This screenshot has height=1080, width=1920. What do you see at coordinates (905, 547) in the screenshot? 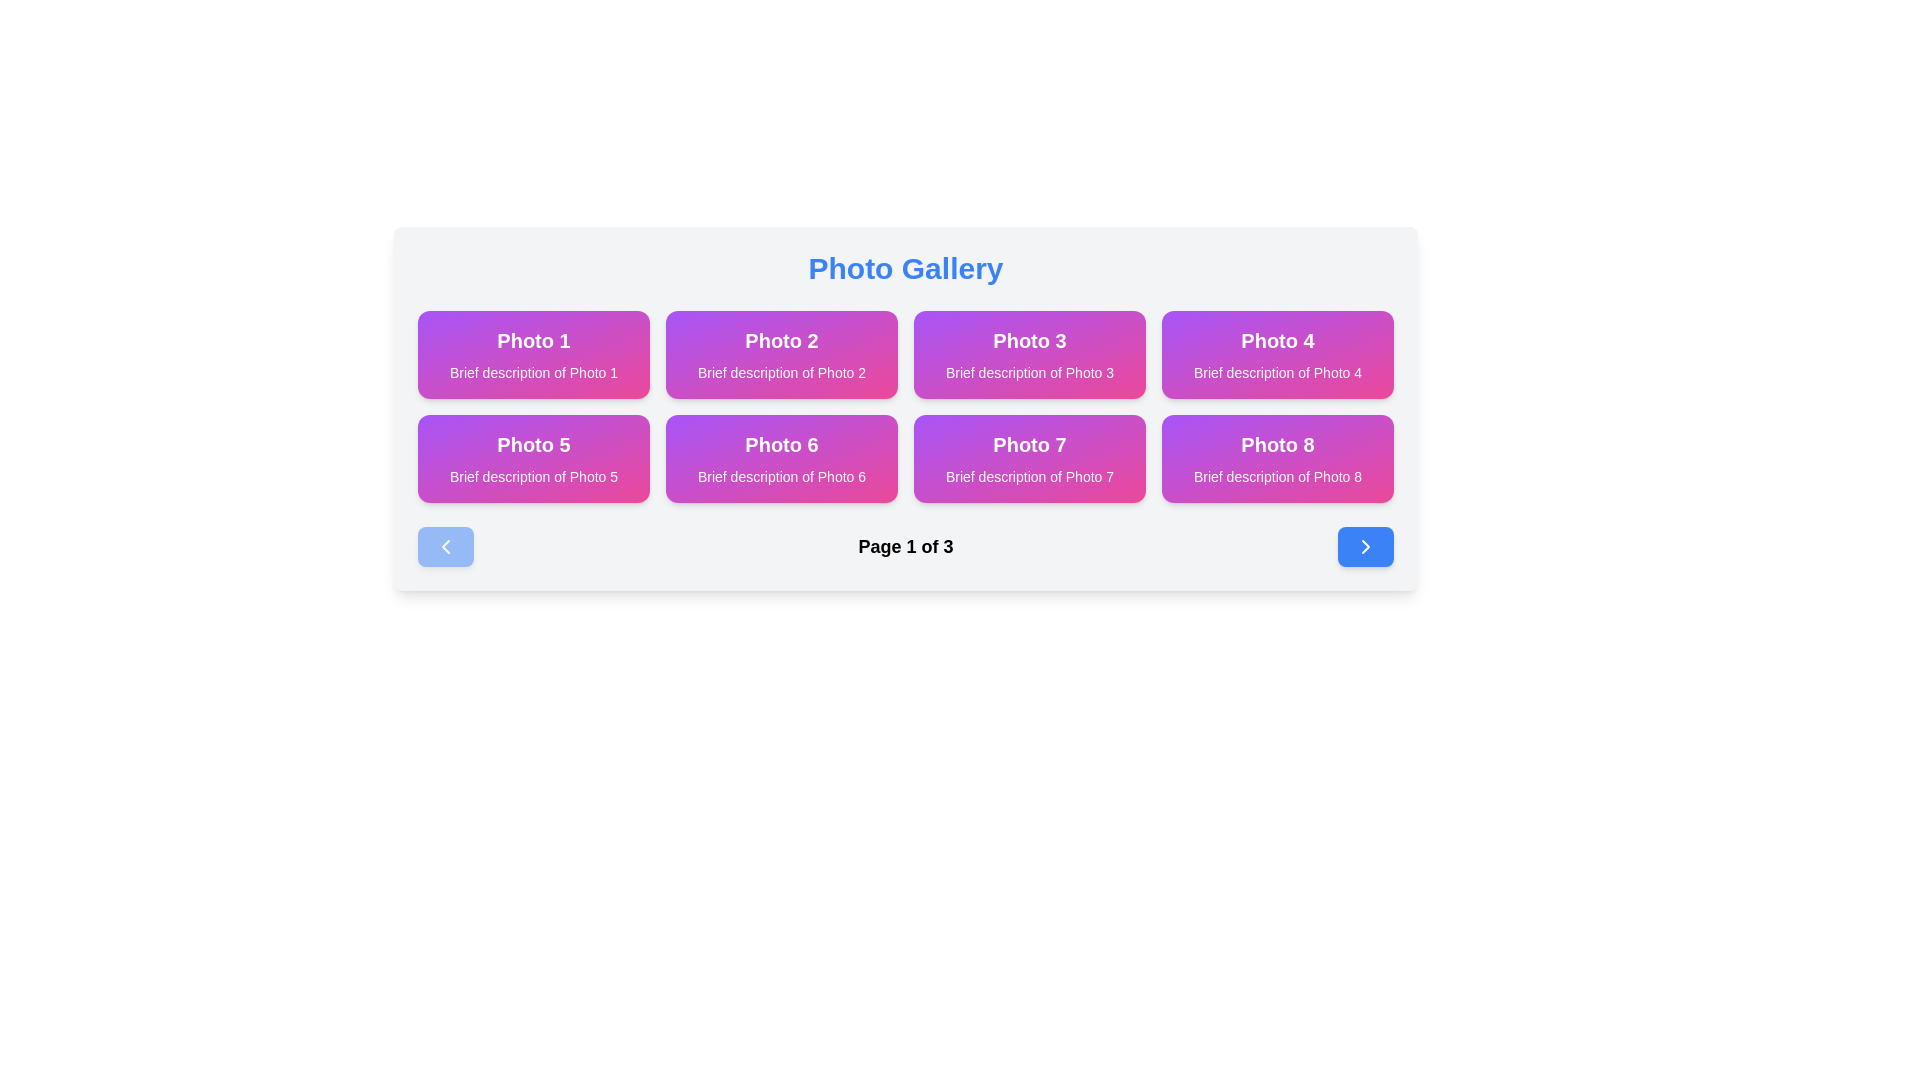
I see `pagination information displayed in the text label that says 'Page 1 of 3', which is centrally located below a grid of photos` at bounding box center [905, 547].